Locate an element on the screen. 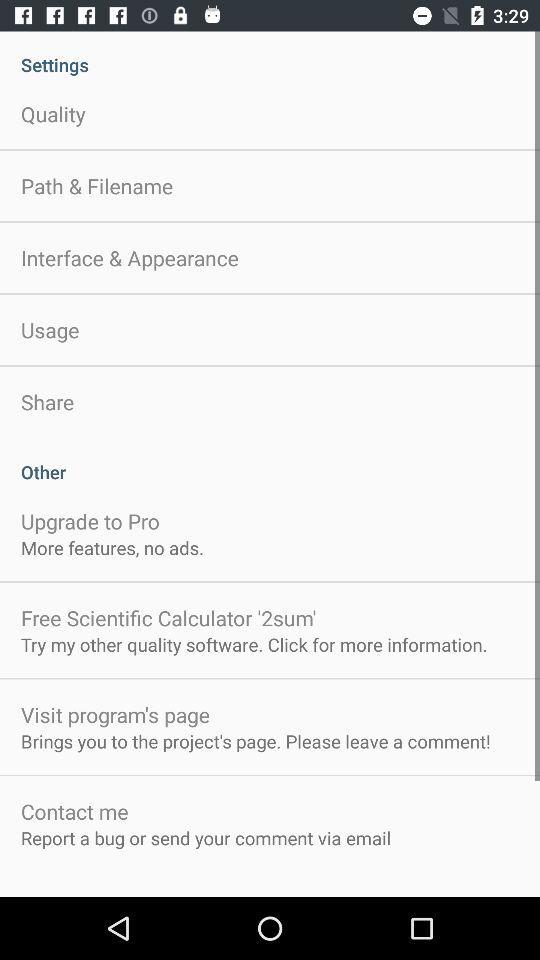 This screenshot has width=540, height=960. settings is located at coordinates (270, 53).